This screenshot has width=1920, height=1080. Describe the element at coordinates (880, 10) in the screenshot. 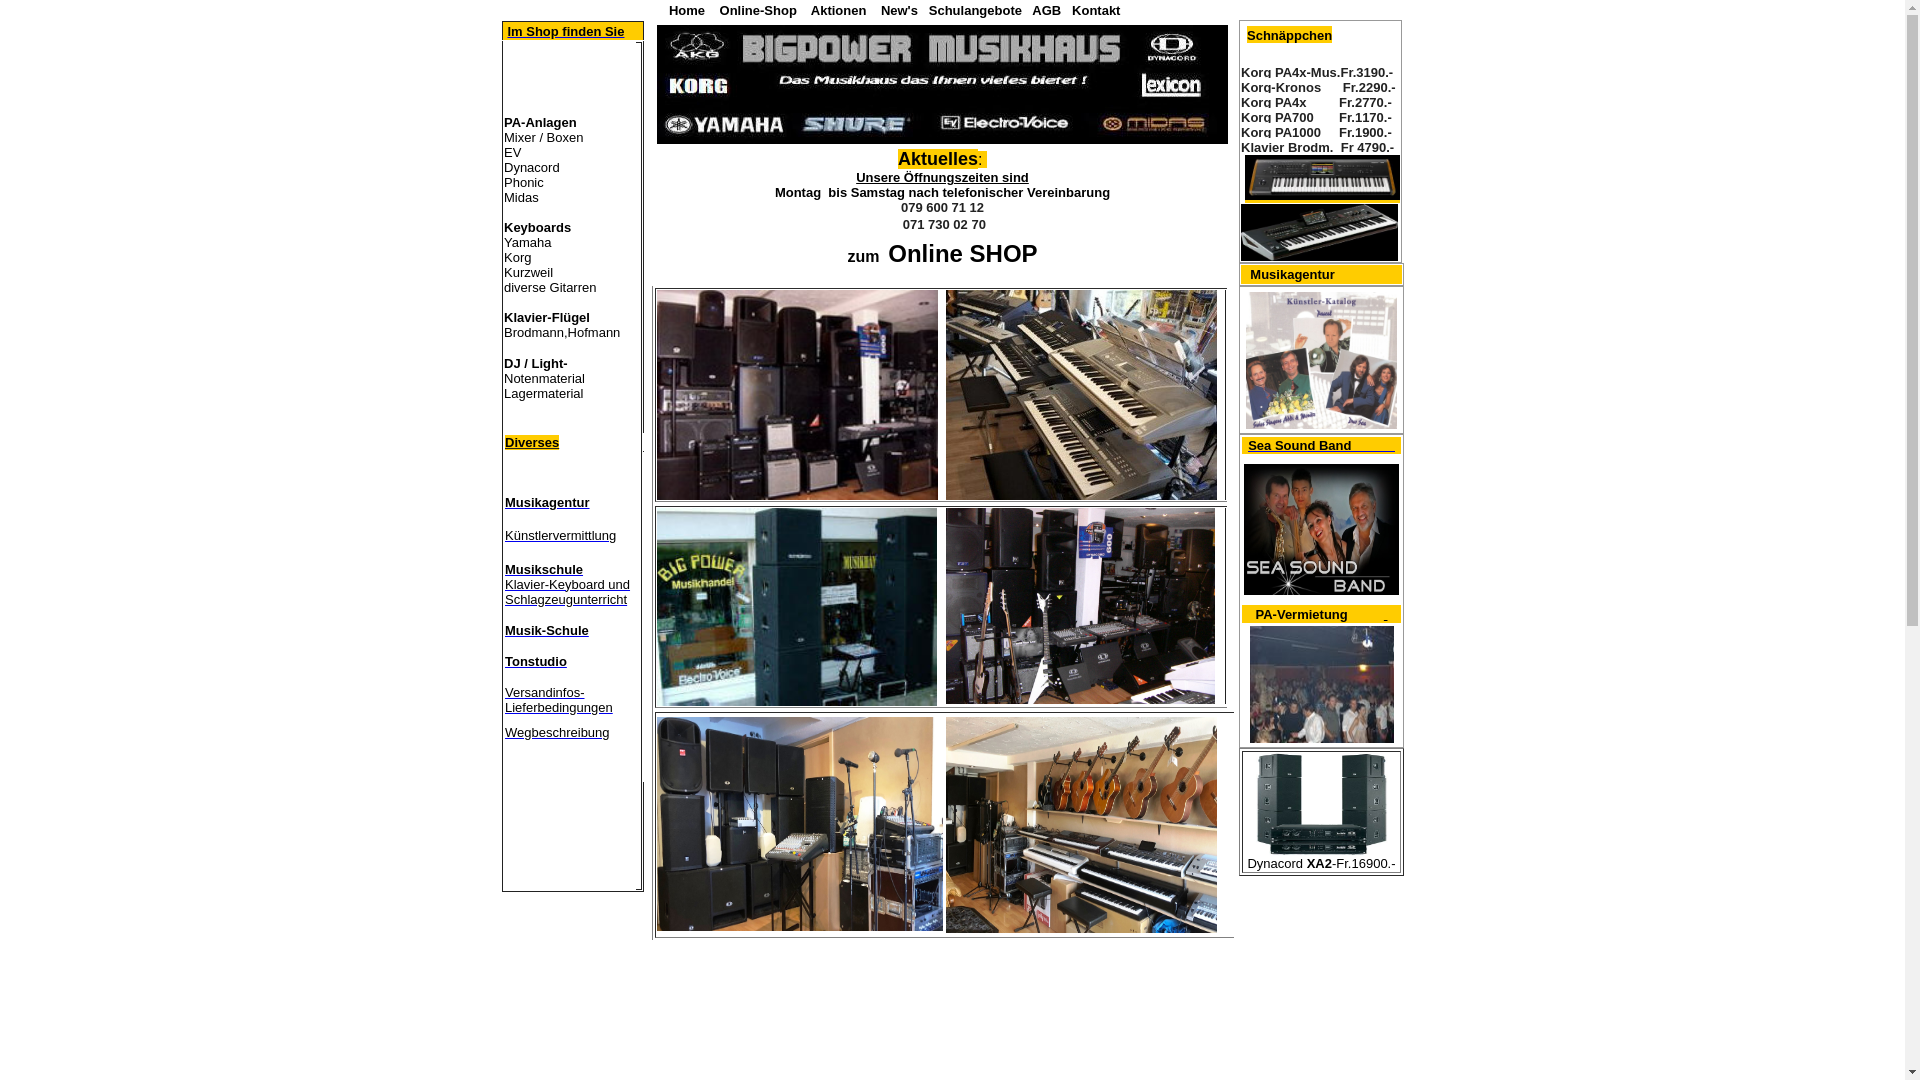

I see `'New's '` at that location.